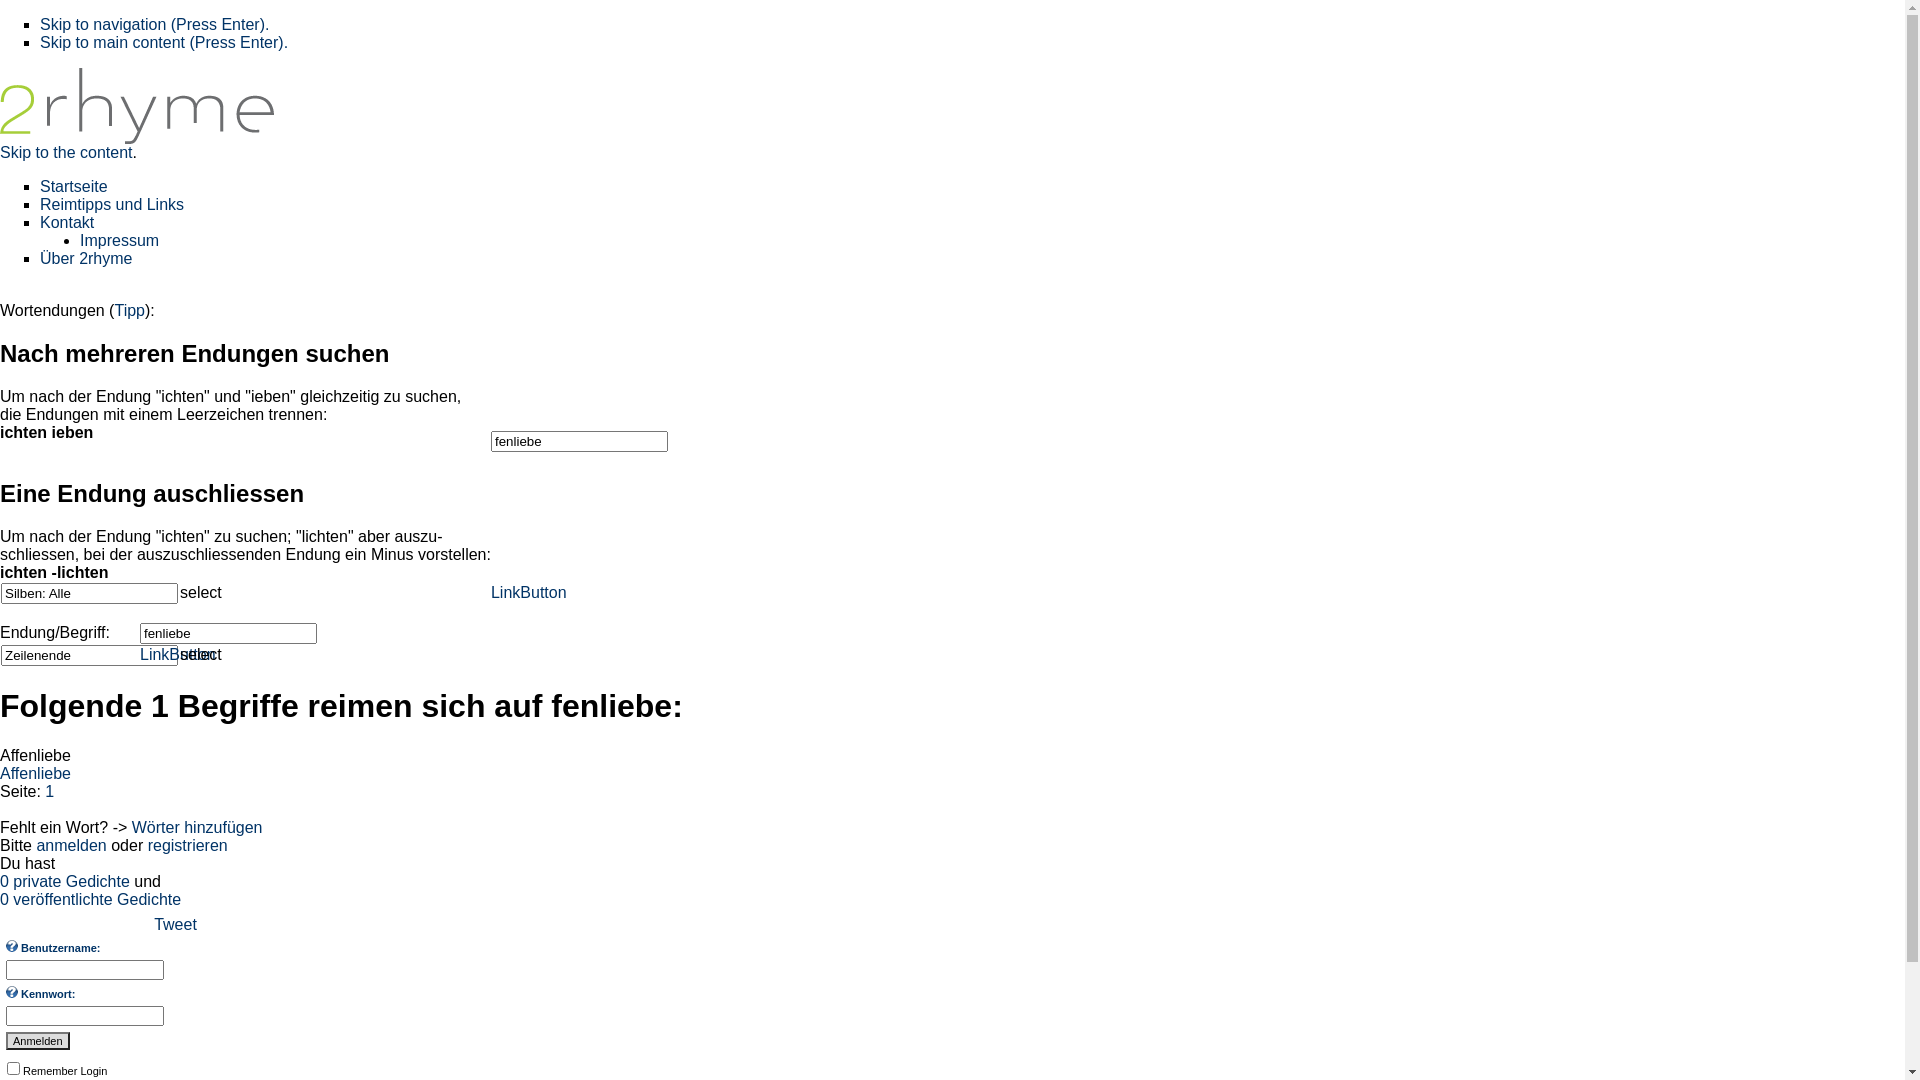 Image resolution: width=1920 pixels, height=1080 pixels. Describe the element at coordinates (67, 222) in the screenshot. I see `'Kontakt'` at that location.